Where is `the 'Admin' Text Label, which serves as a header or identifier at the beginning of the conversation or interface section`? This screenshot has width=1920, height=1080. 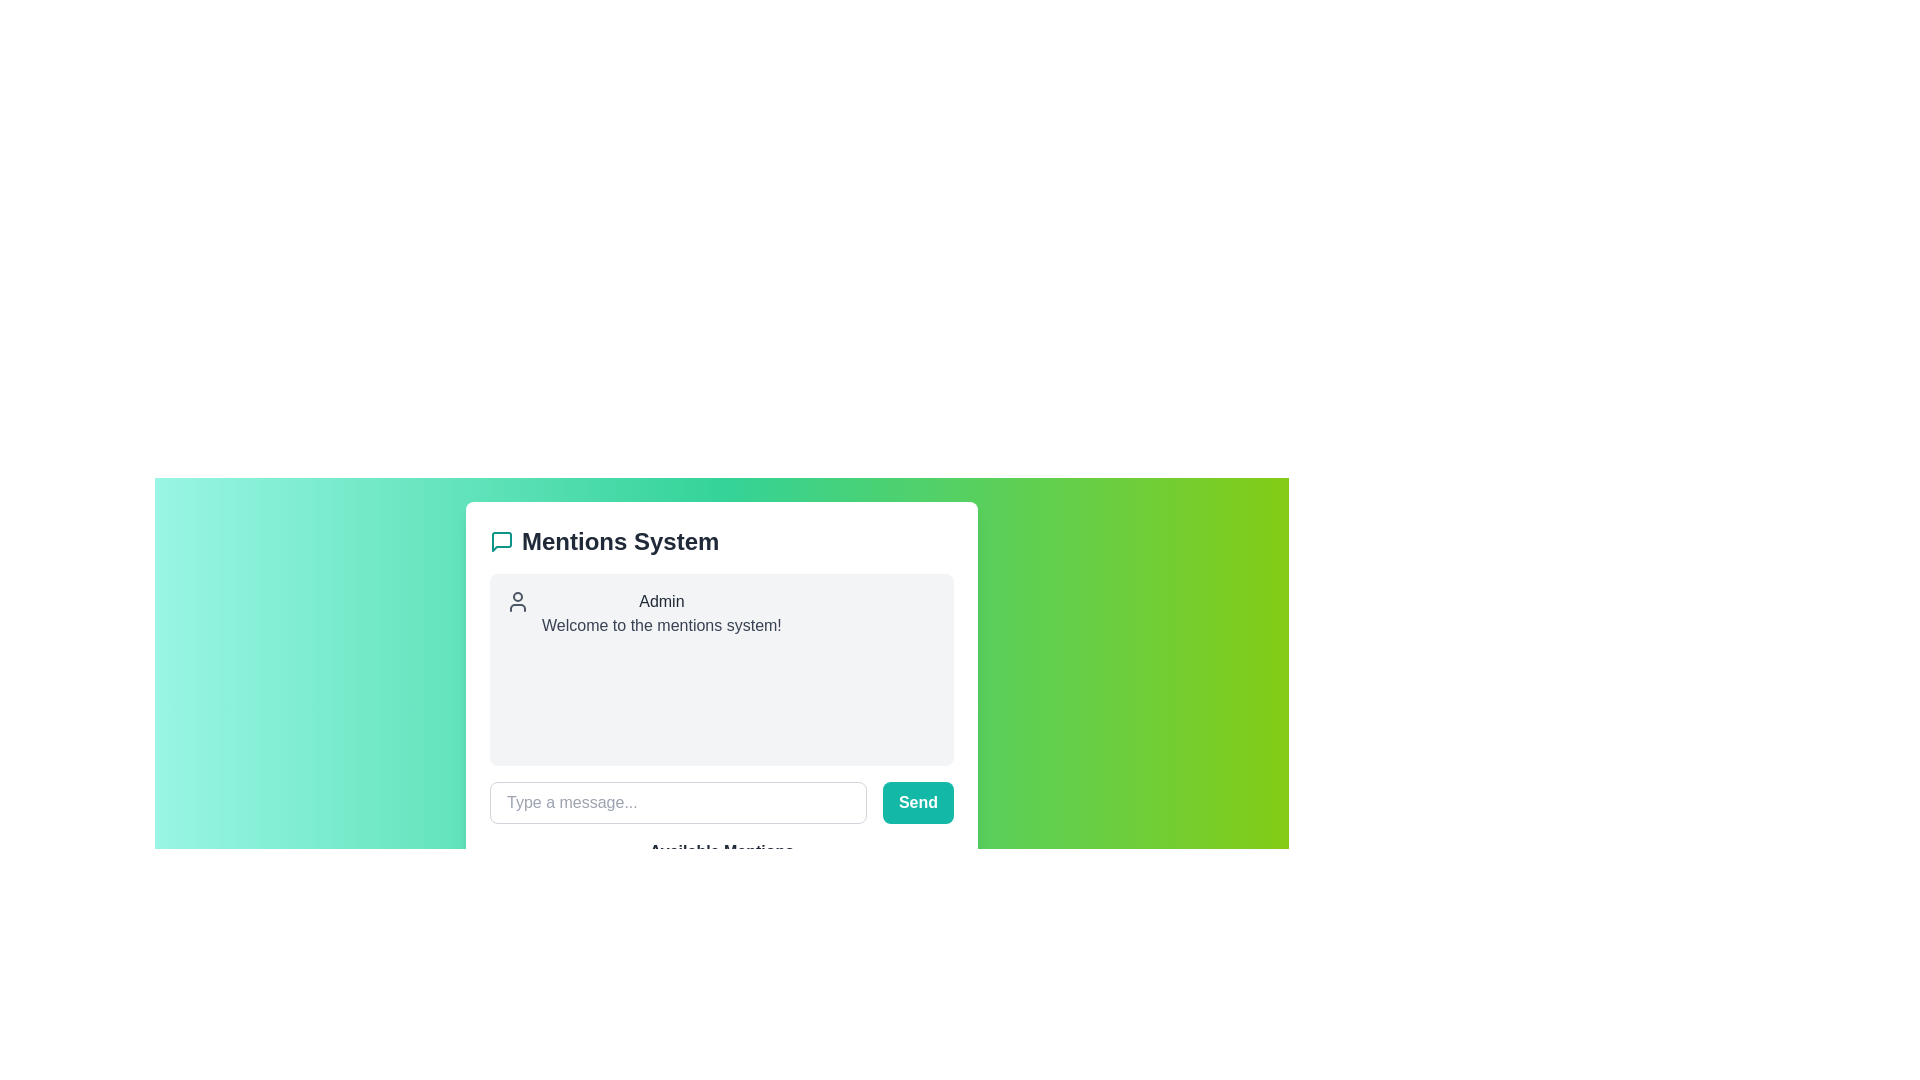 the 'Admin' Text Label, which serves as a header or identifier at the beginning of the conversation or interface section is located at coordinates (661, 600).